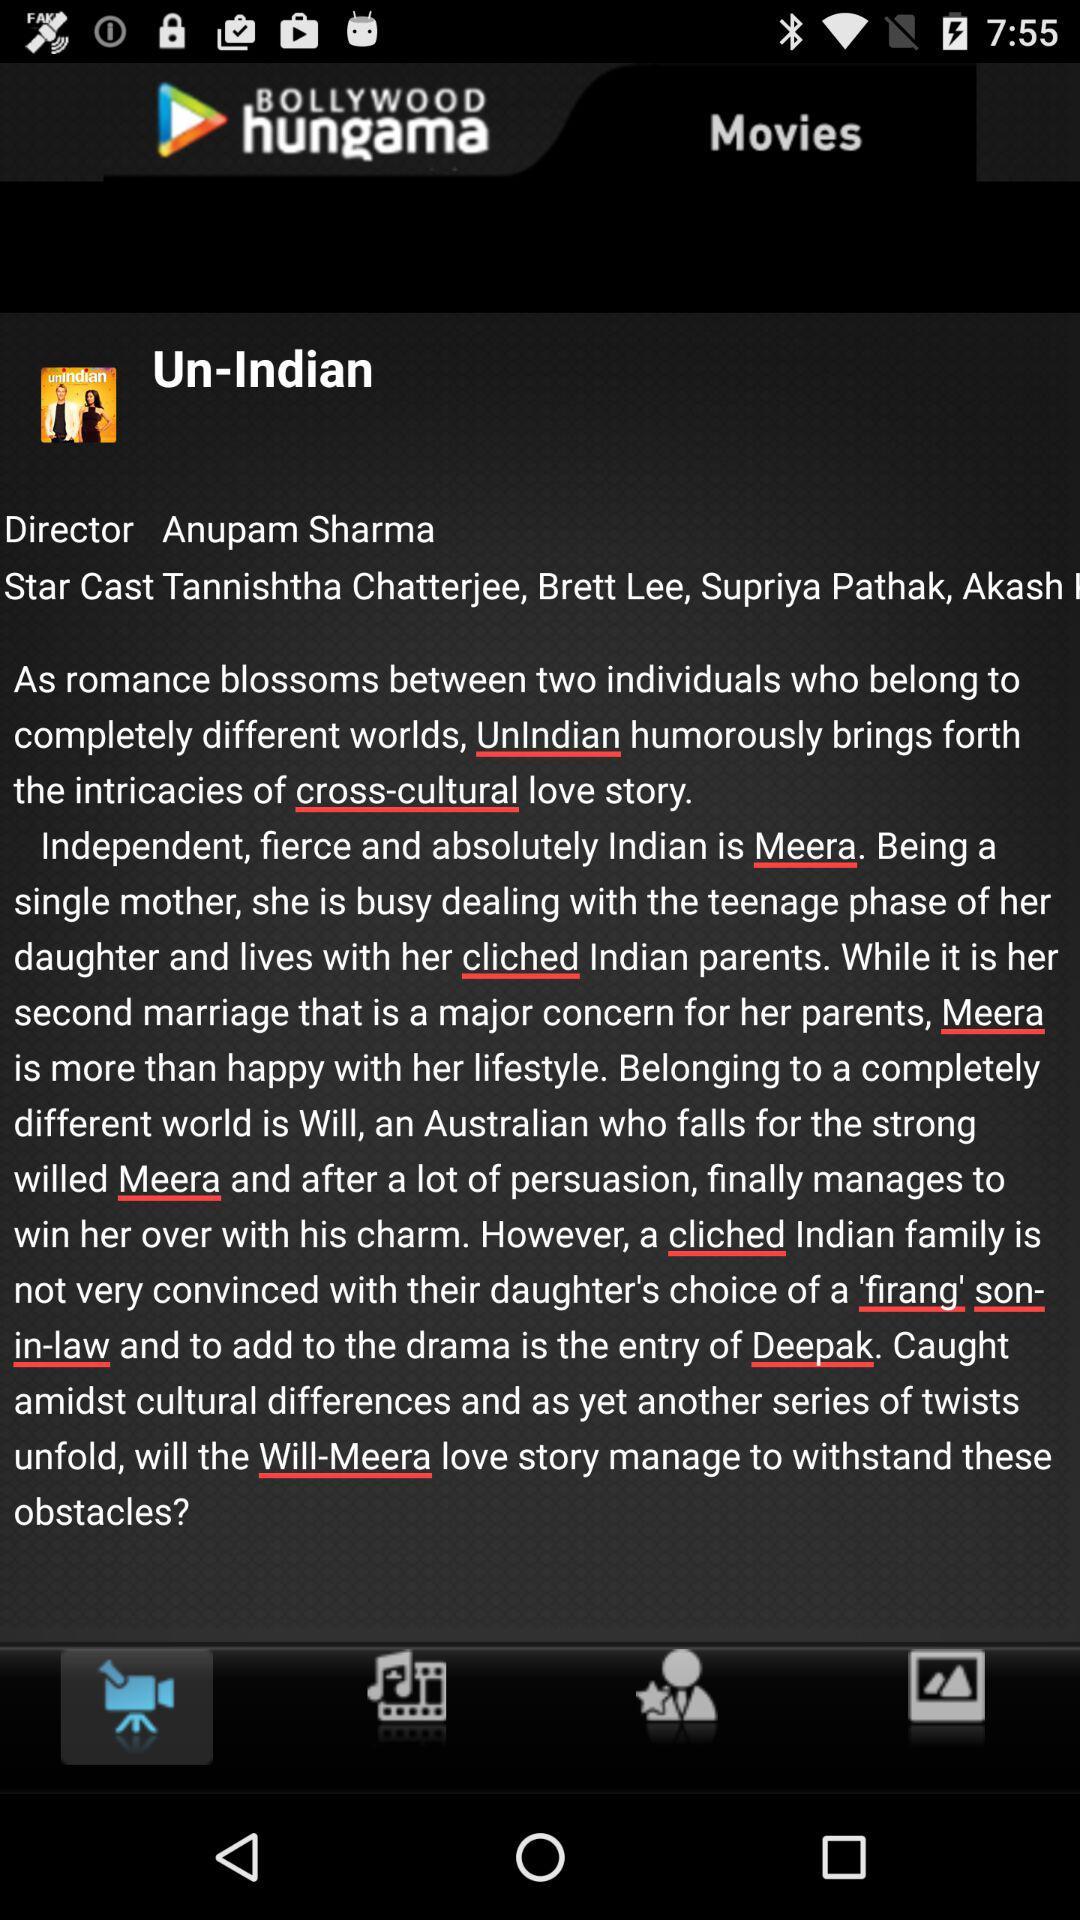  What do you see at coordinates (135, 1706) in the screenshot?
I see `the icon at the bottom left corner` at bounding box center [135, 1706].